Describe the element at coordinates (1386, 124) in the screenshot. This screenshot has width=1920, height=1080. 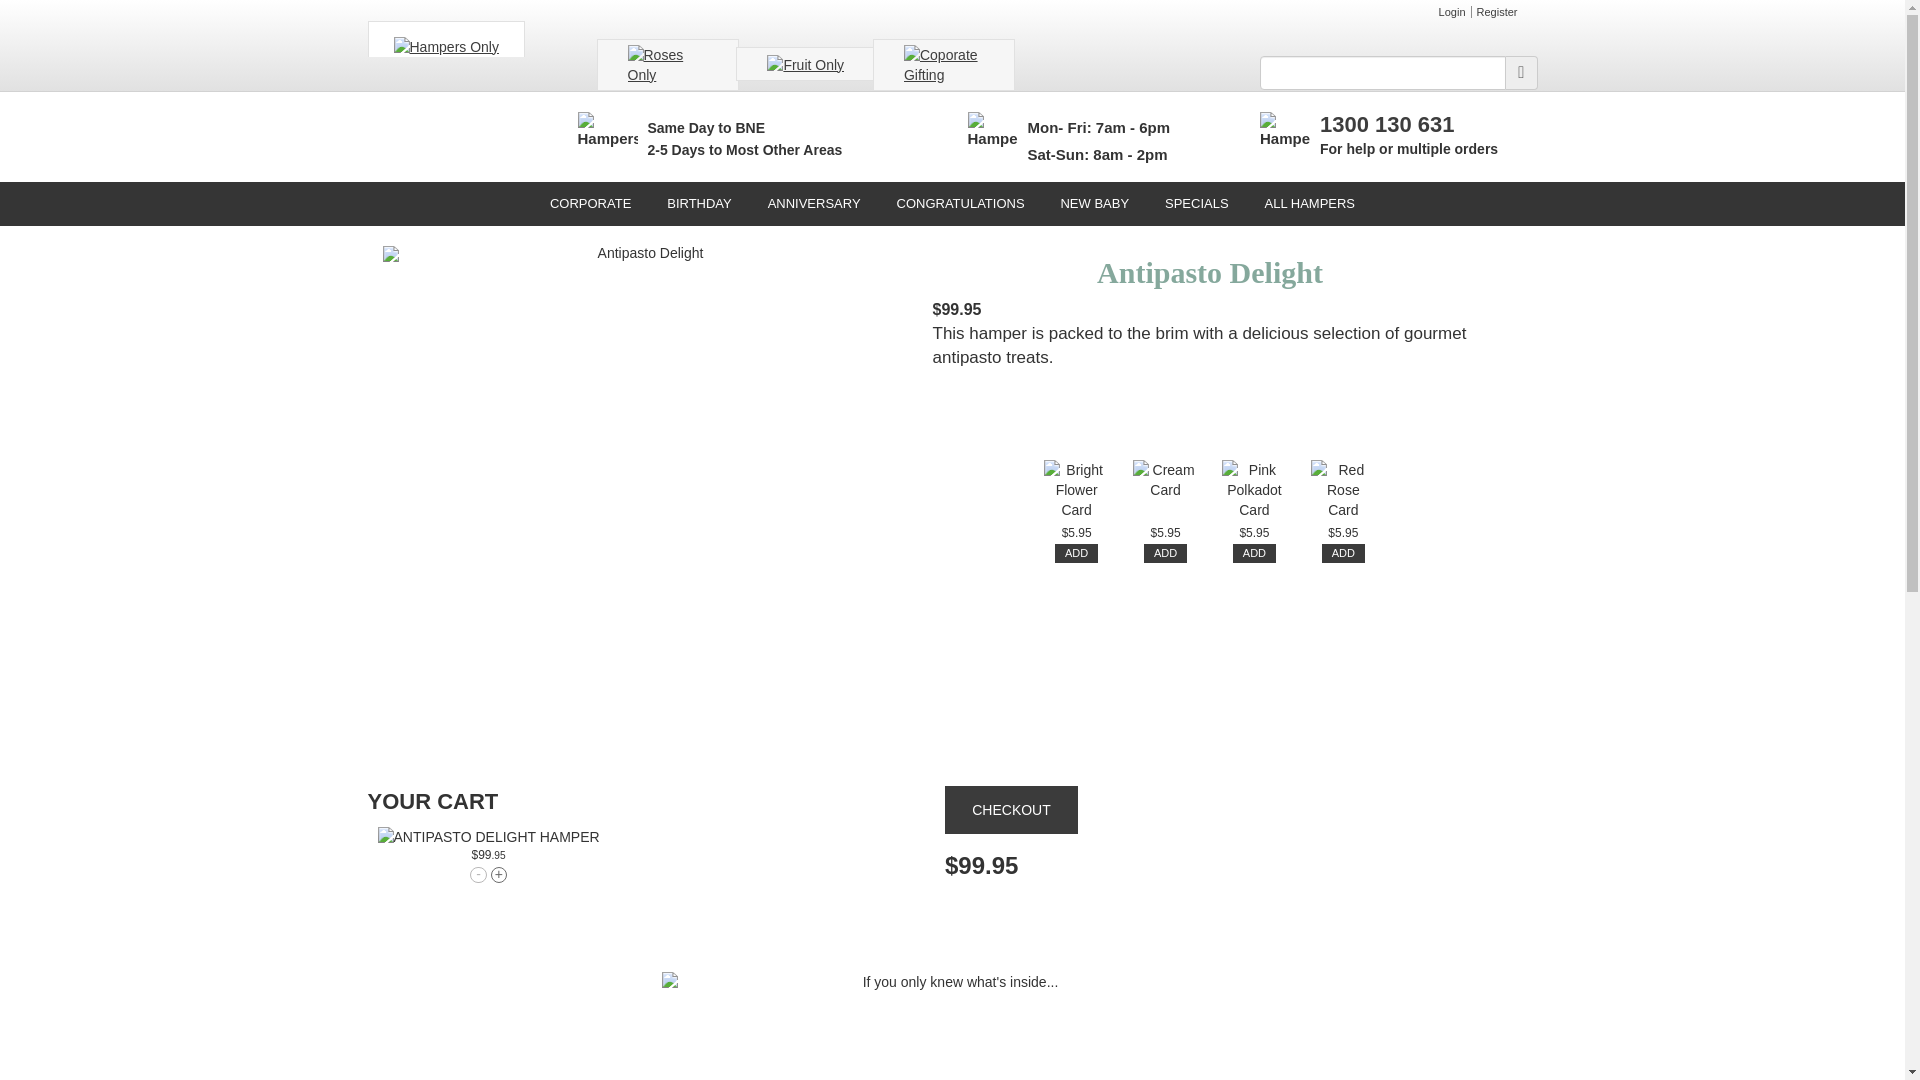
I see `'1300 130 631'` at that location.